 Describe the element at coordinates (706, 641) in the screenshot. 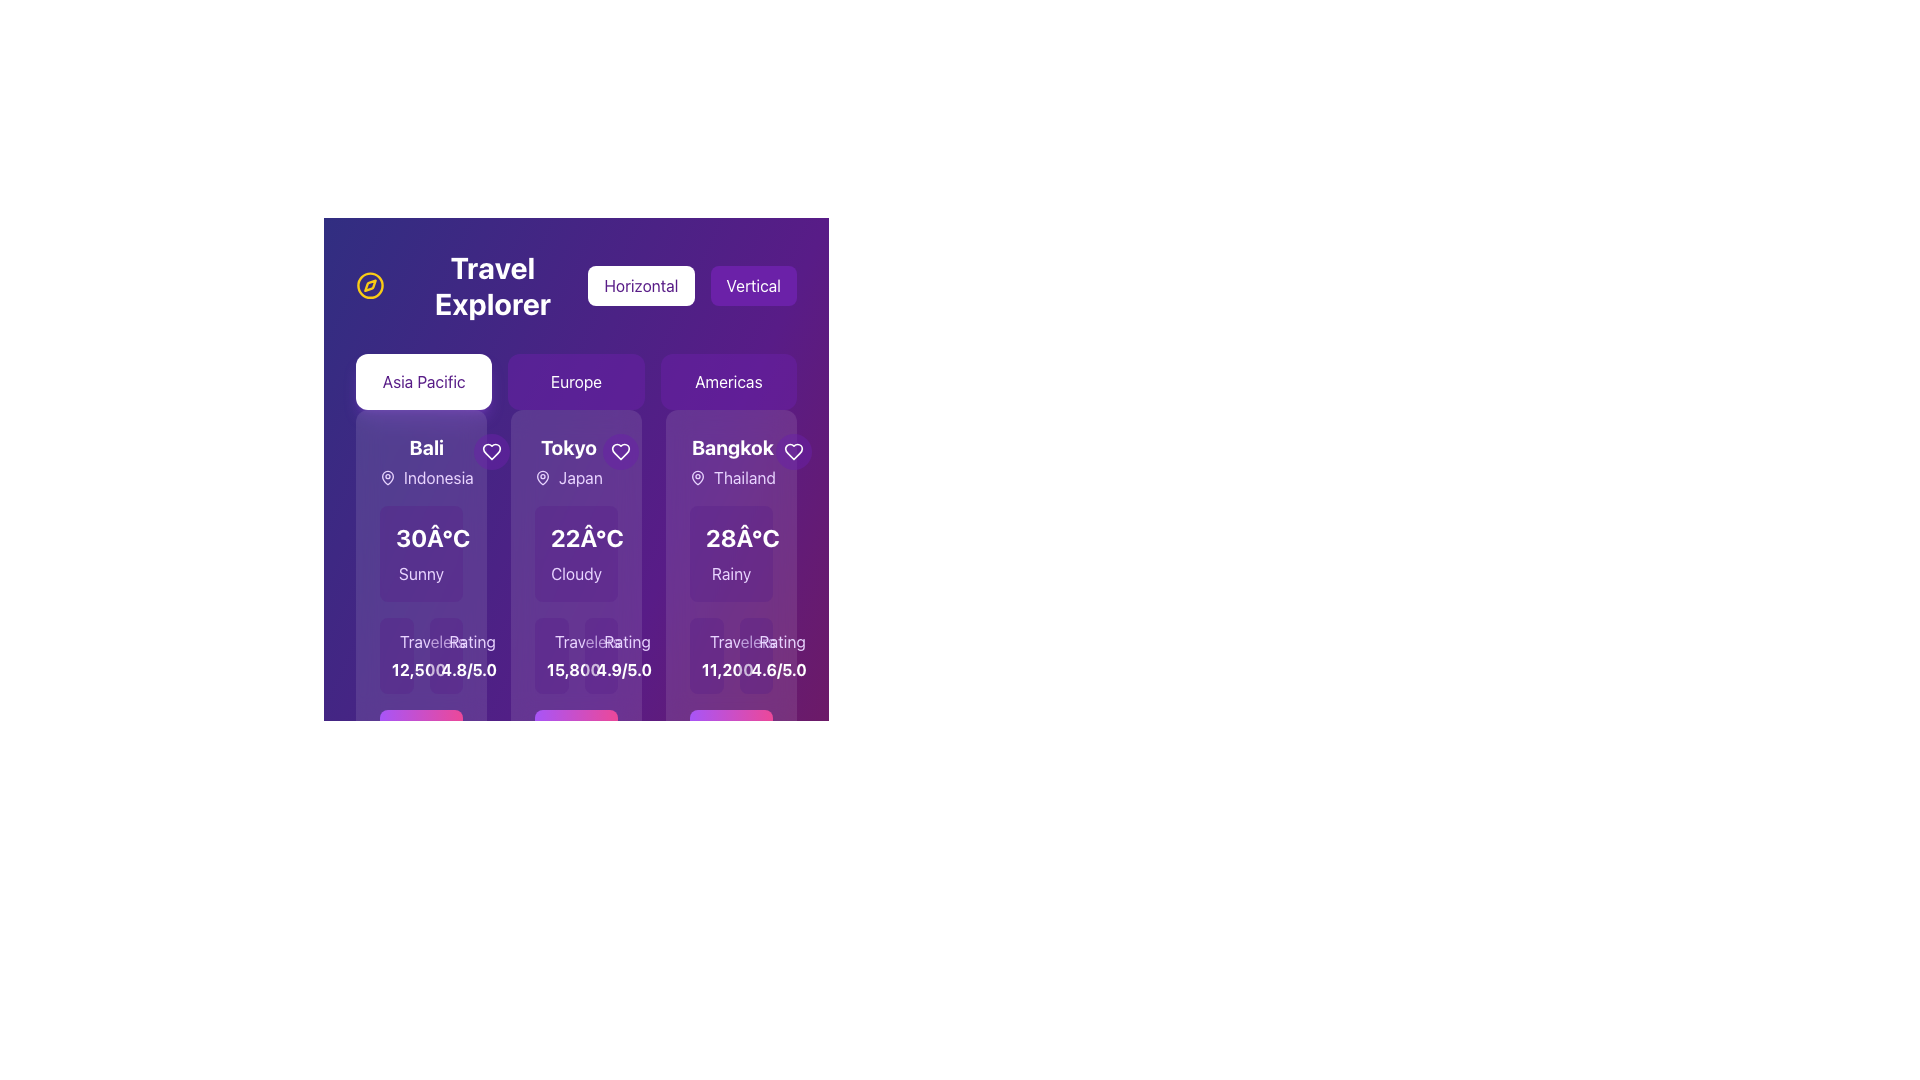

I see `the 'Travelers' label and icon element, which features the word 'Travelers' in light purple text beside an icon of three human figures, located at the top of the 'Travelers' section in the 'Bangkok' column` at that location.